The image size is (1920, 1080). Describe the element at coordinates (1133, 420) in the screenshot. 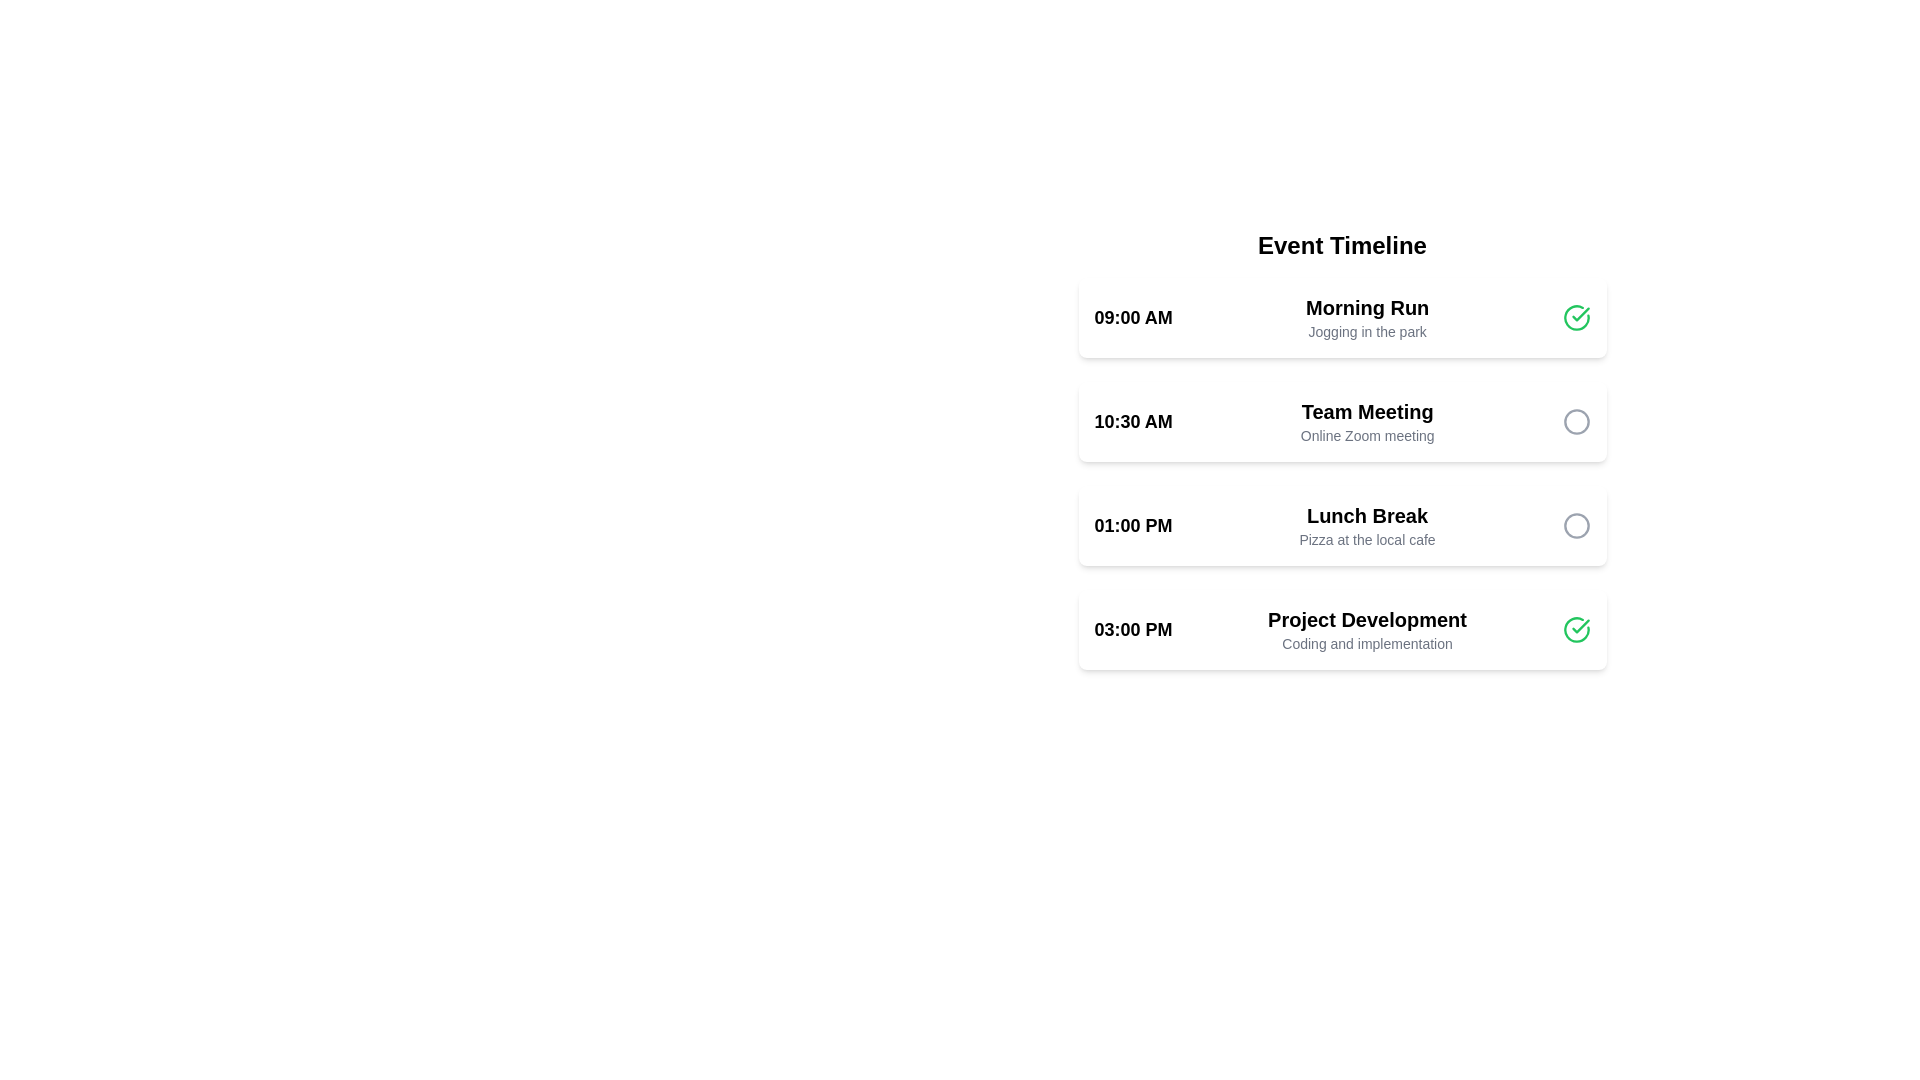

I see `the Text Label that represents the start time for the 'Team Meeting' event on the schedule interface` at that location.